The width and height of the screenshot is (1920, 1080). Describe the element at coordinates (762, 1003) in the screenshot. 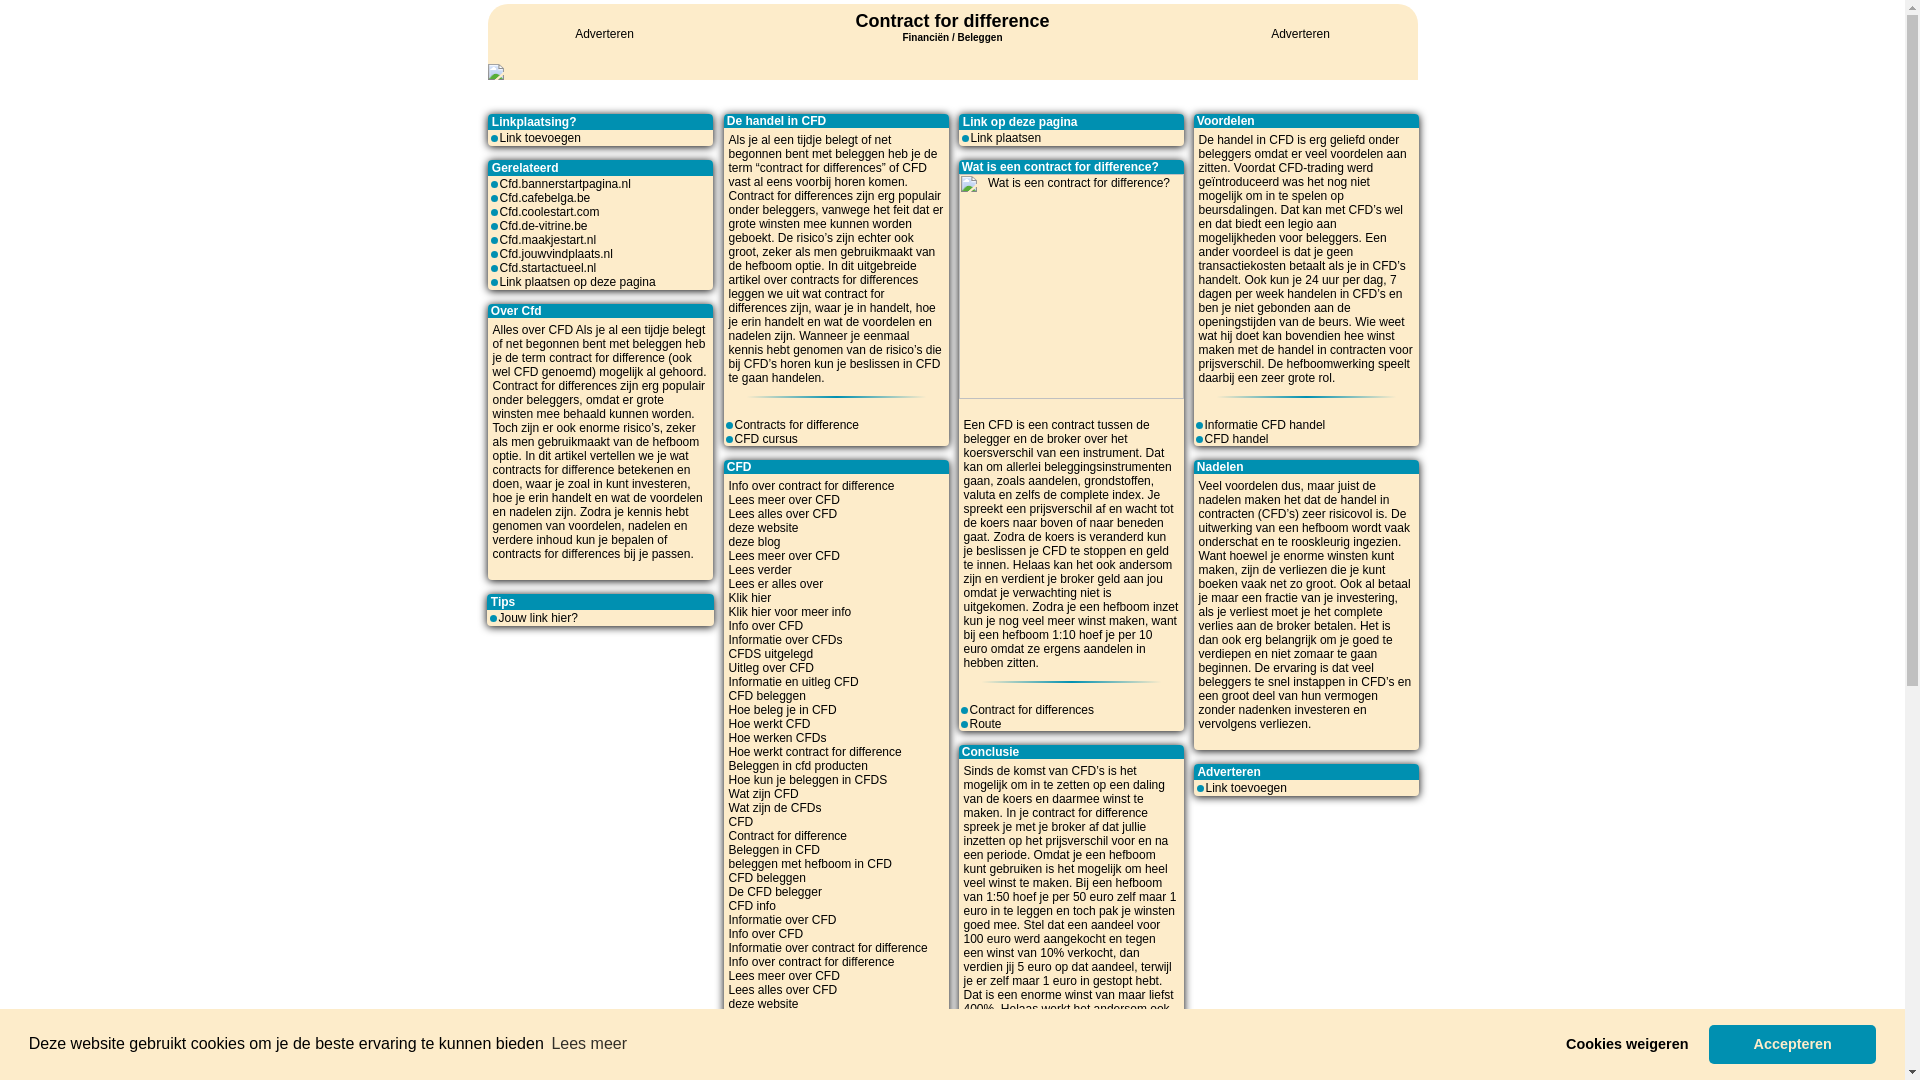

I see `'deze website'` at that location.